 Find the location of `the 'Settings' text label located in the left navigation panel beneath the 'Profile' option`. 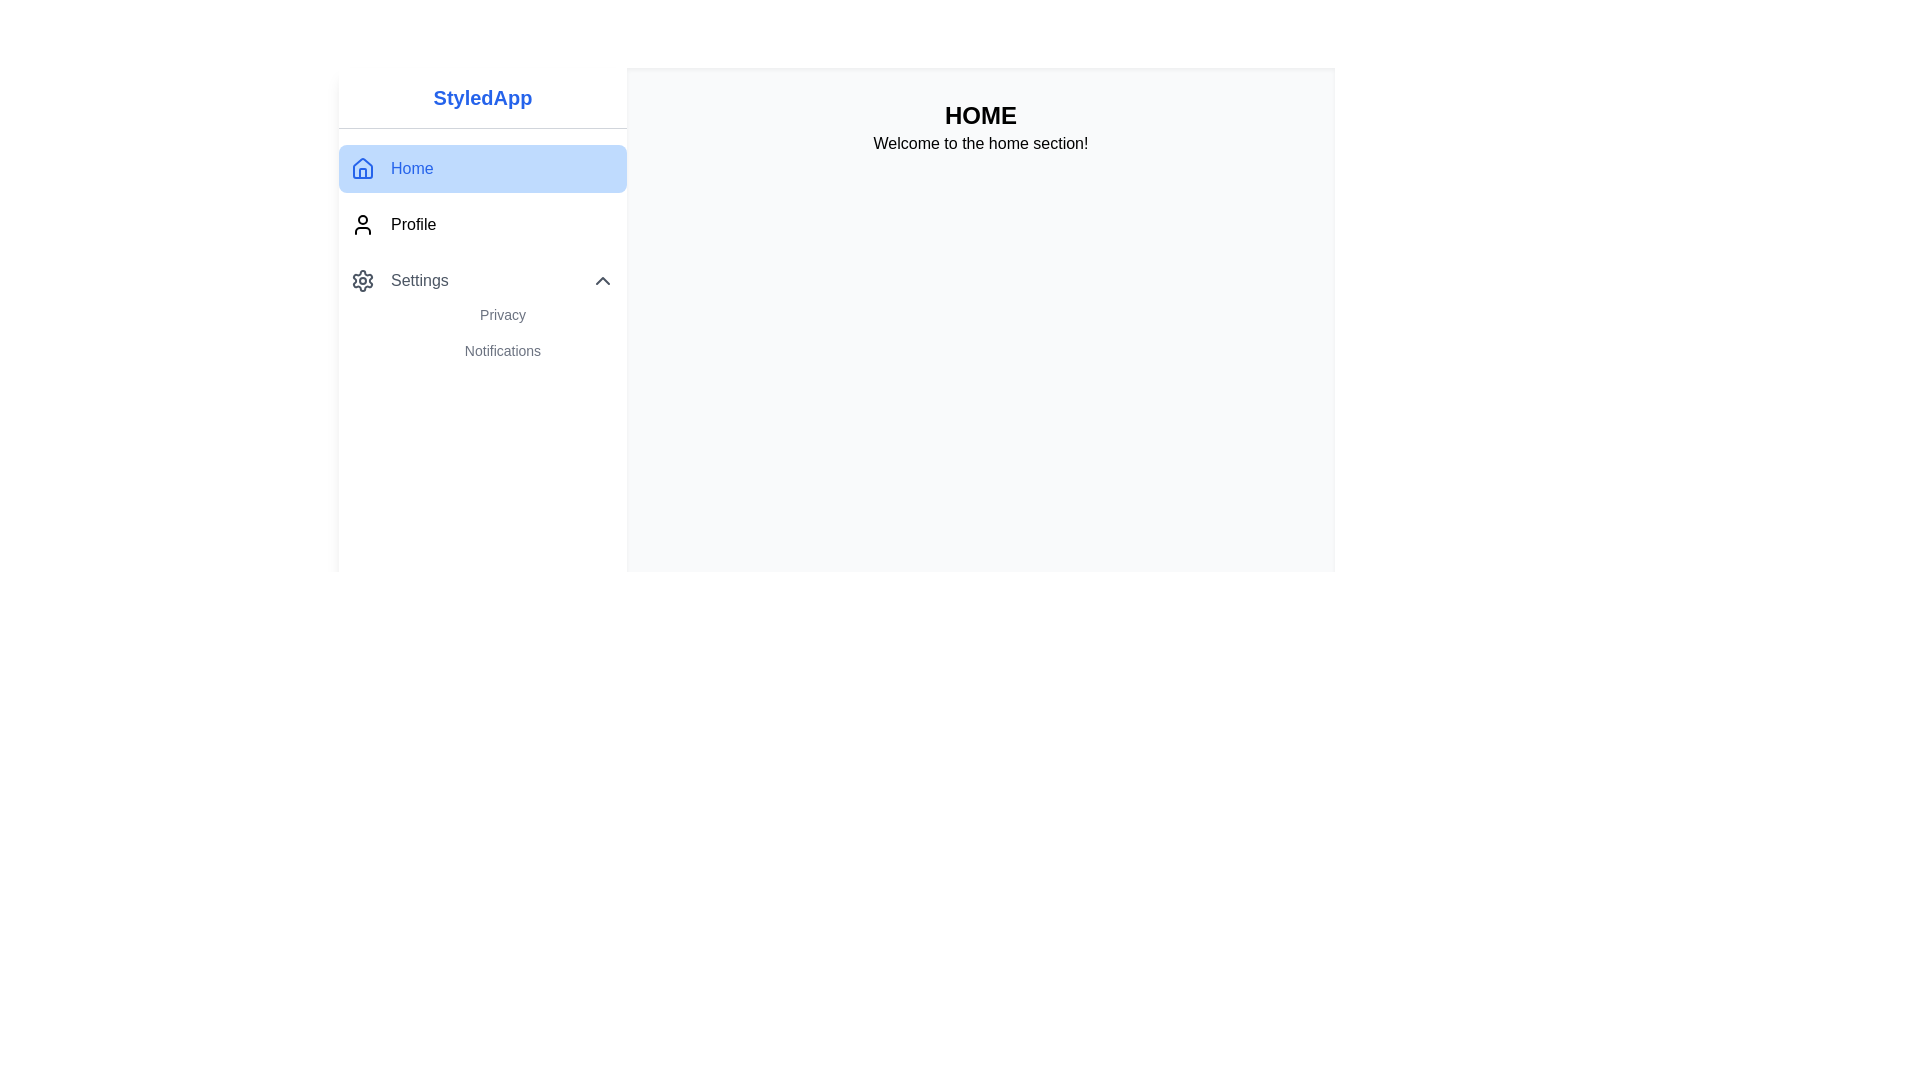

the 'Settings' text label located in the left navigation panel beneath the 'Profile' option is located at coordinates (418, 281).